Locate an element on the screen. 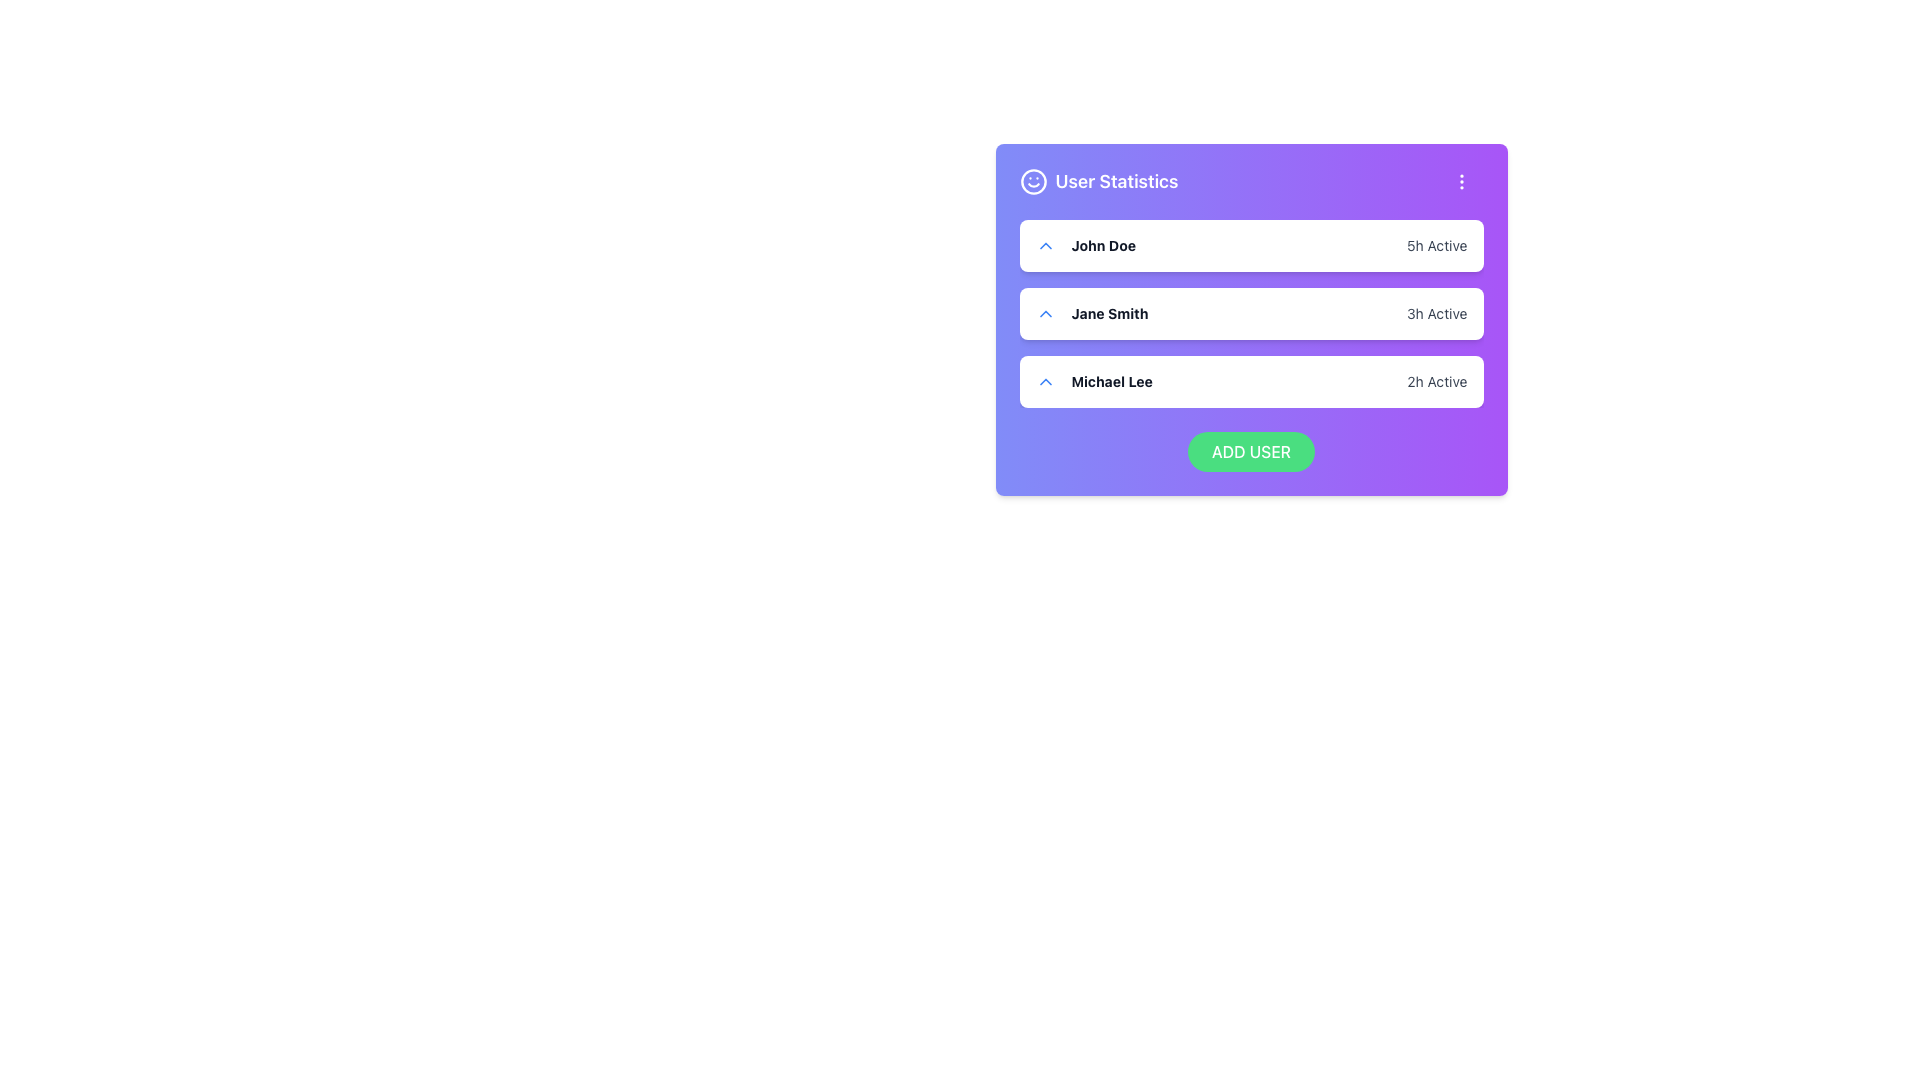 The width and height of the screenshot is (1920, 1080). the user name text display, which is the second entry in the user statistics section is located at coordinates (1108, 313).